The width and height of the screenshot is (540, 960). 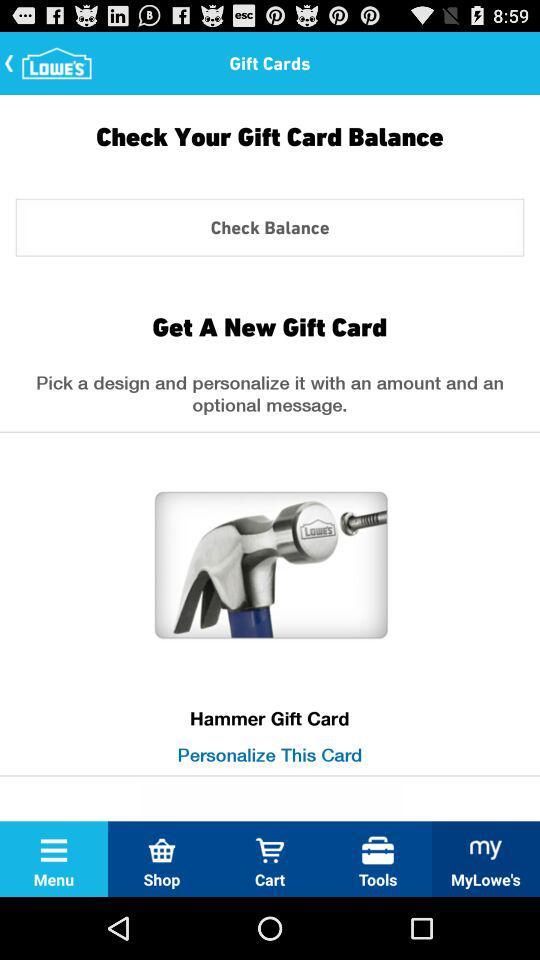 I want to click on the get a new, so click(x=269, y=326).